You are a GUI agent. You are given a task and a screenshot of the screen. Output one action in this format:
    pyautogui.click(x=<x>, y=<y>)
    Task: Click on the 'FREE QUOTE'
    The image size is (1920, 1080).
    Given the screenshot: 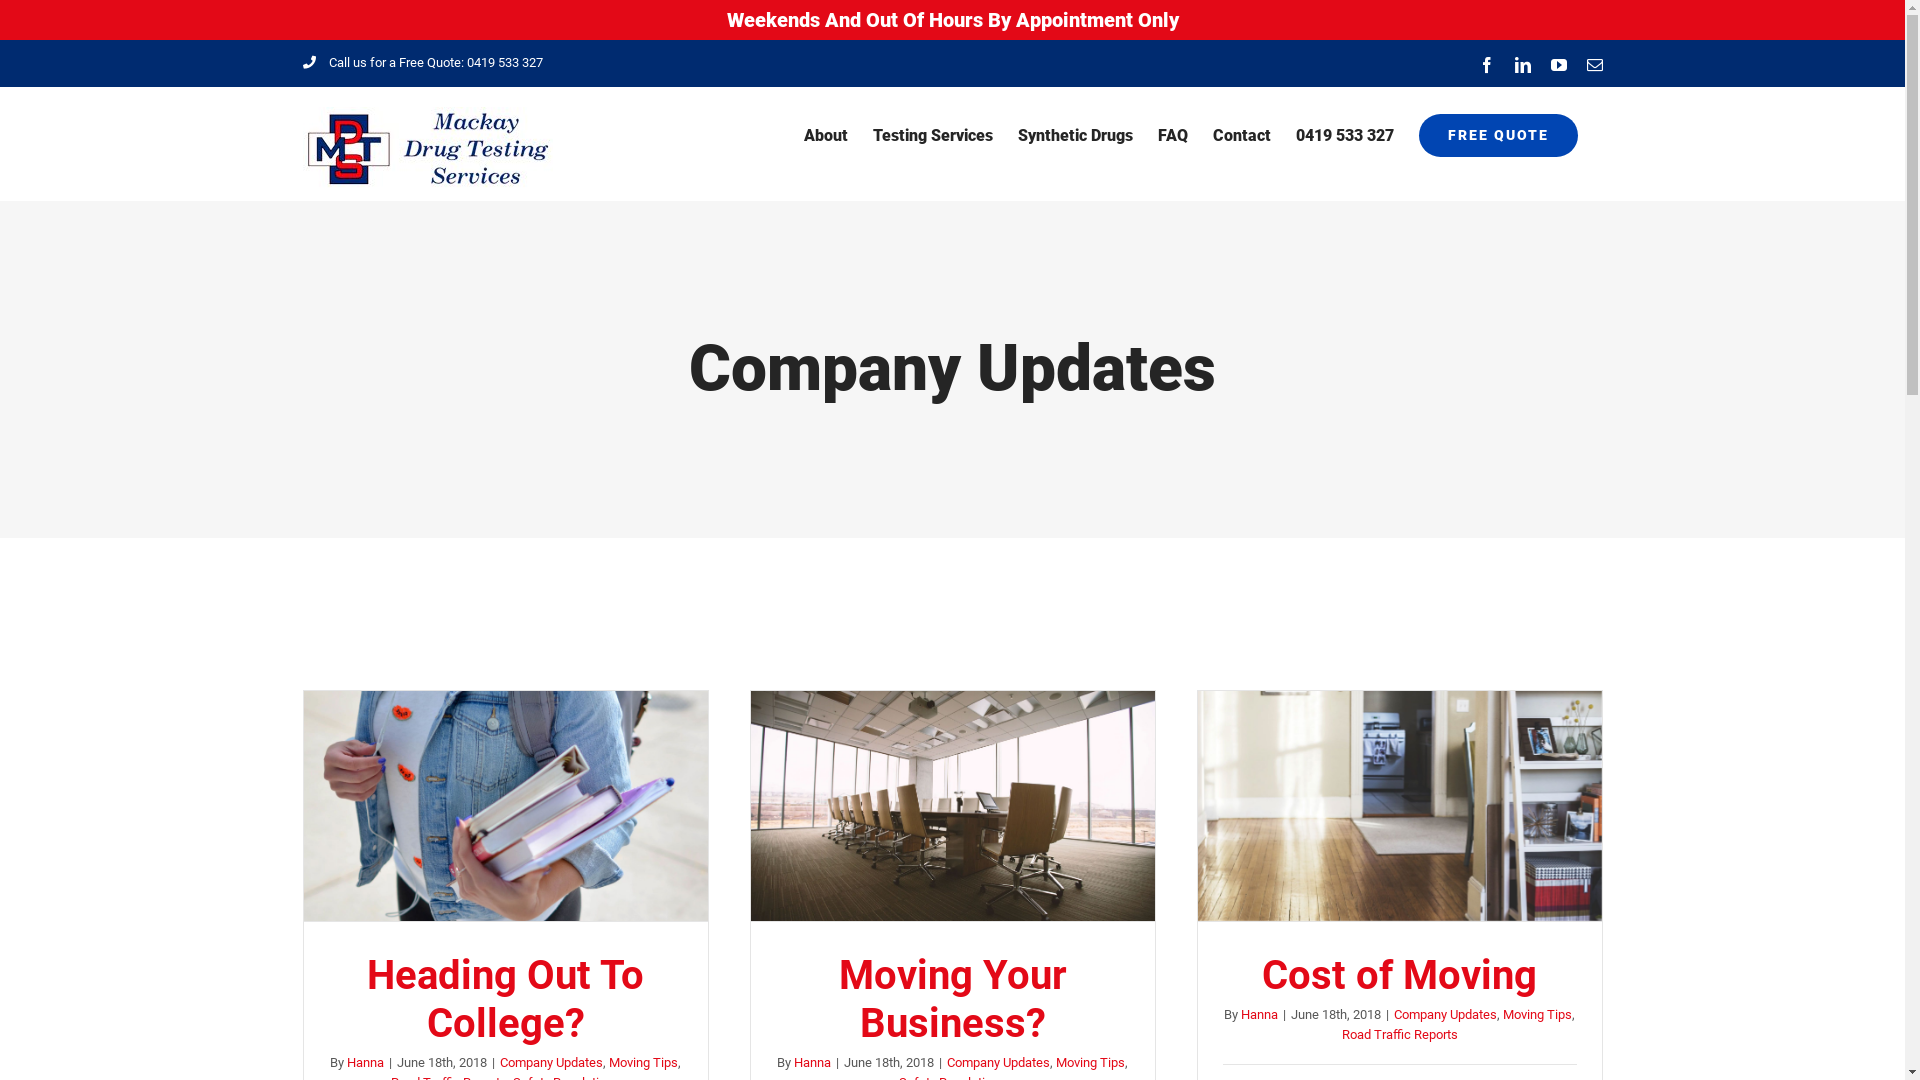 What is the action you would take?
    pyautogui.click(x=1497, y=135)
    